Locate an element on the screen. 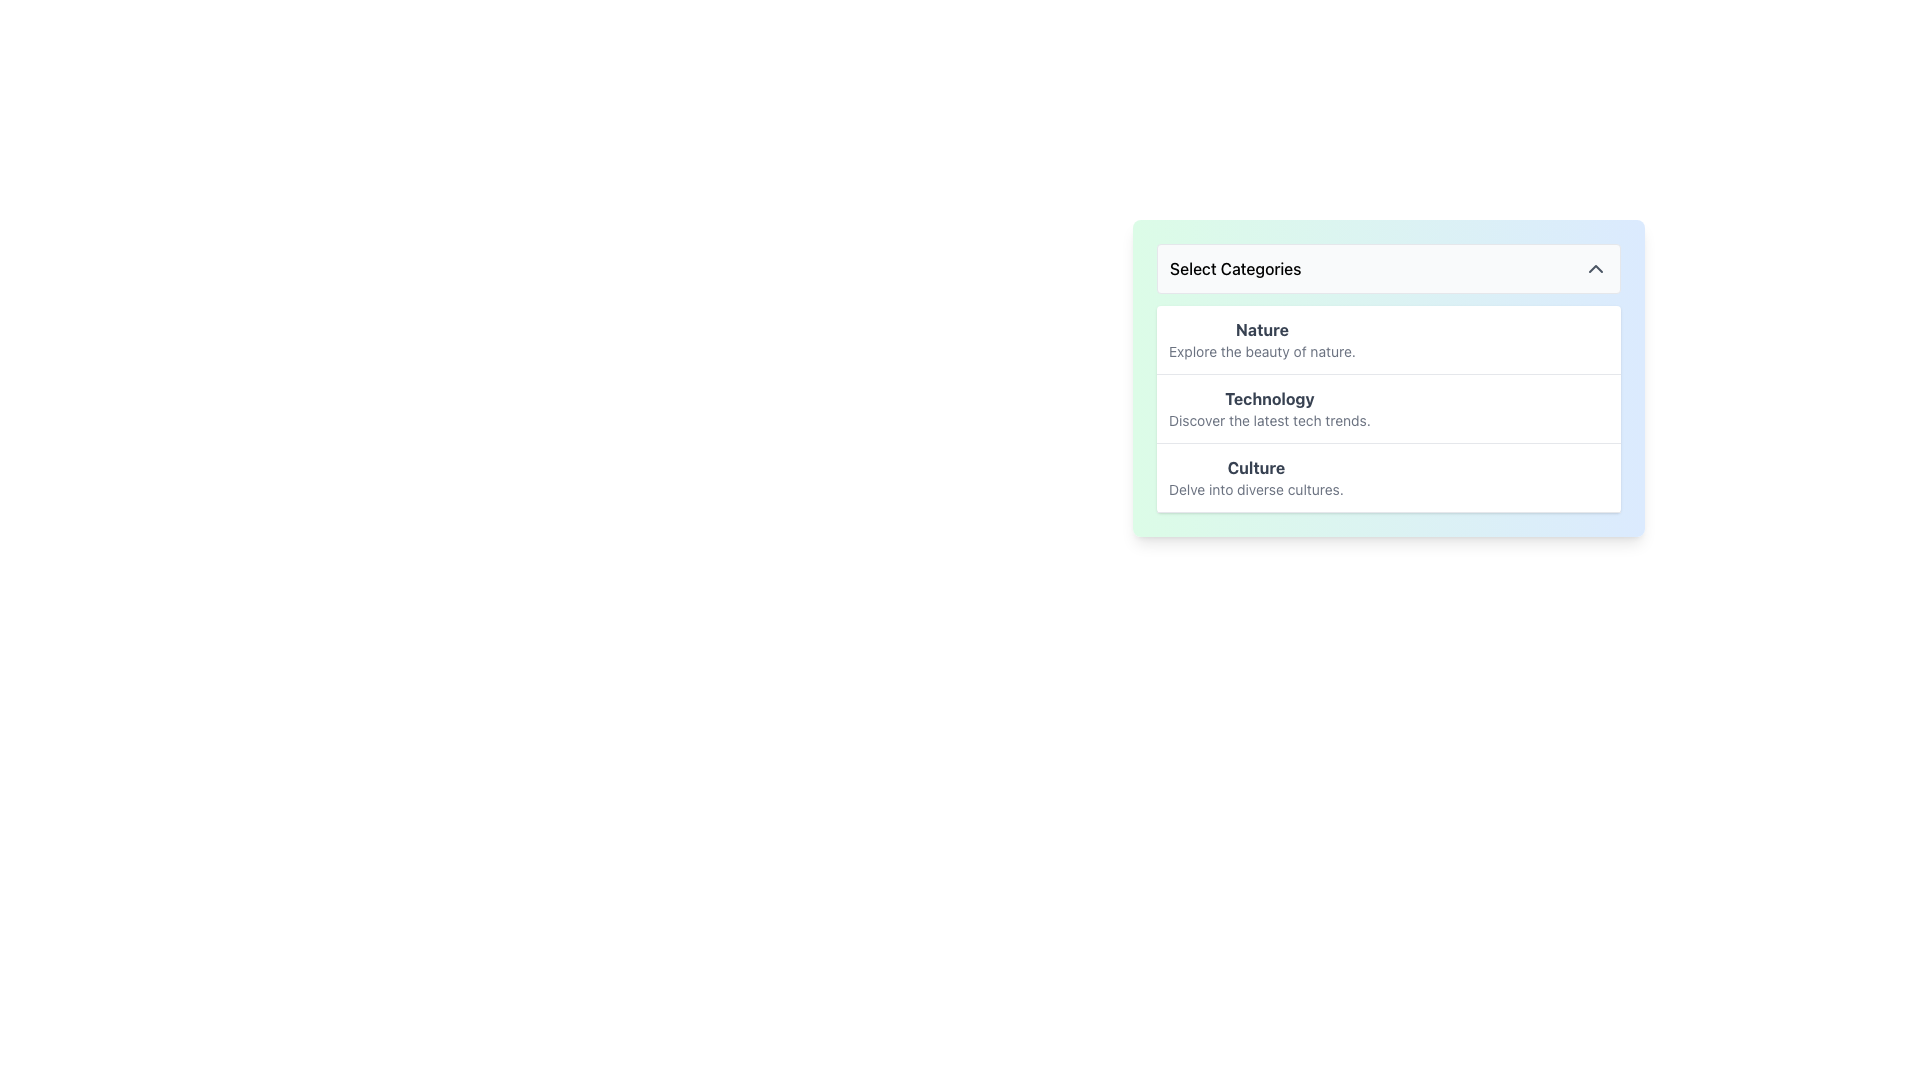  the 'Technology' category list item is located at coordinates (1387, 408).